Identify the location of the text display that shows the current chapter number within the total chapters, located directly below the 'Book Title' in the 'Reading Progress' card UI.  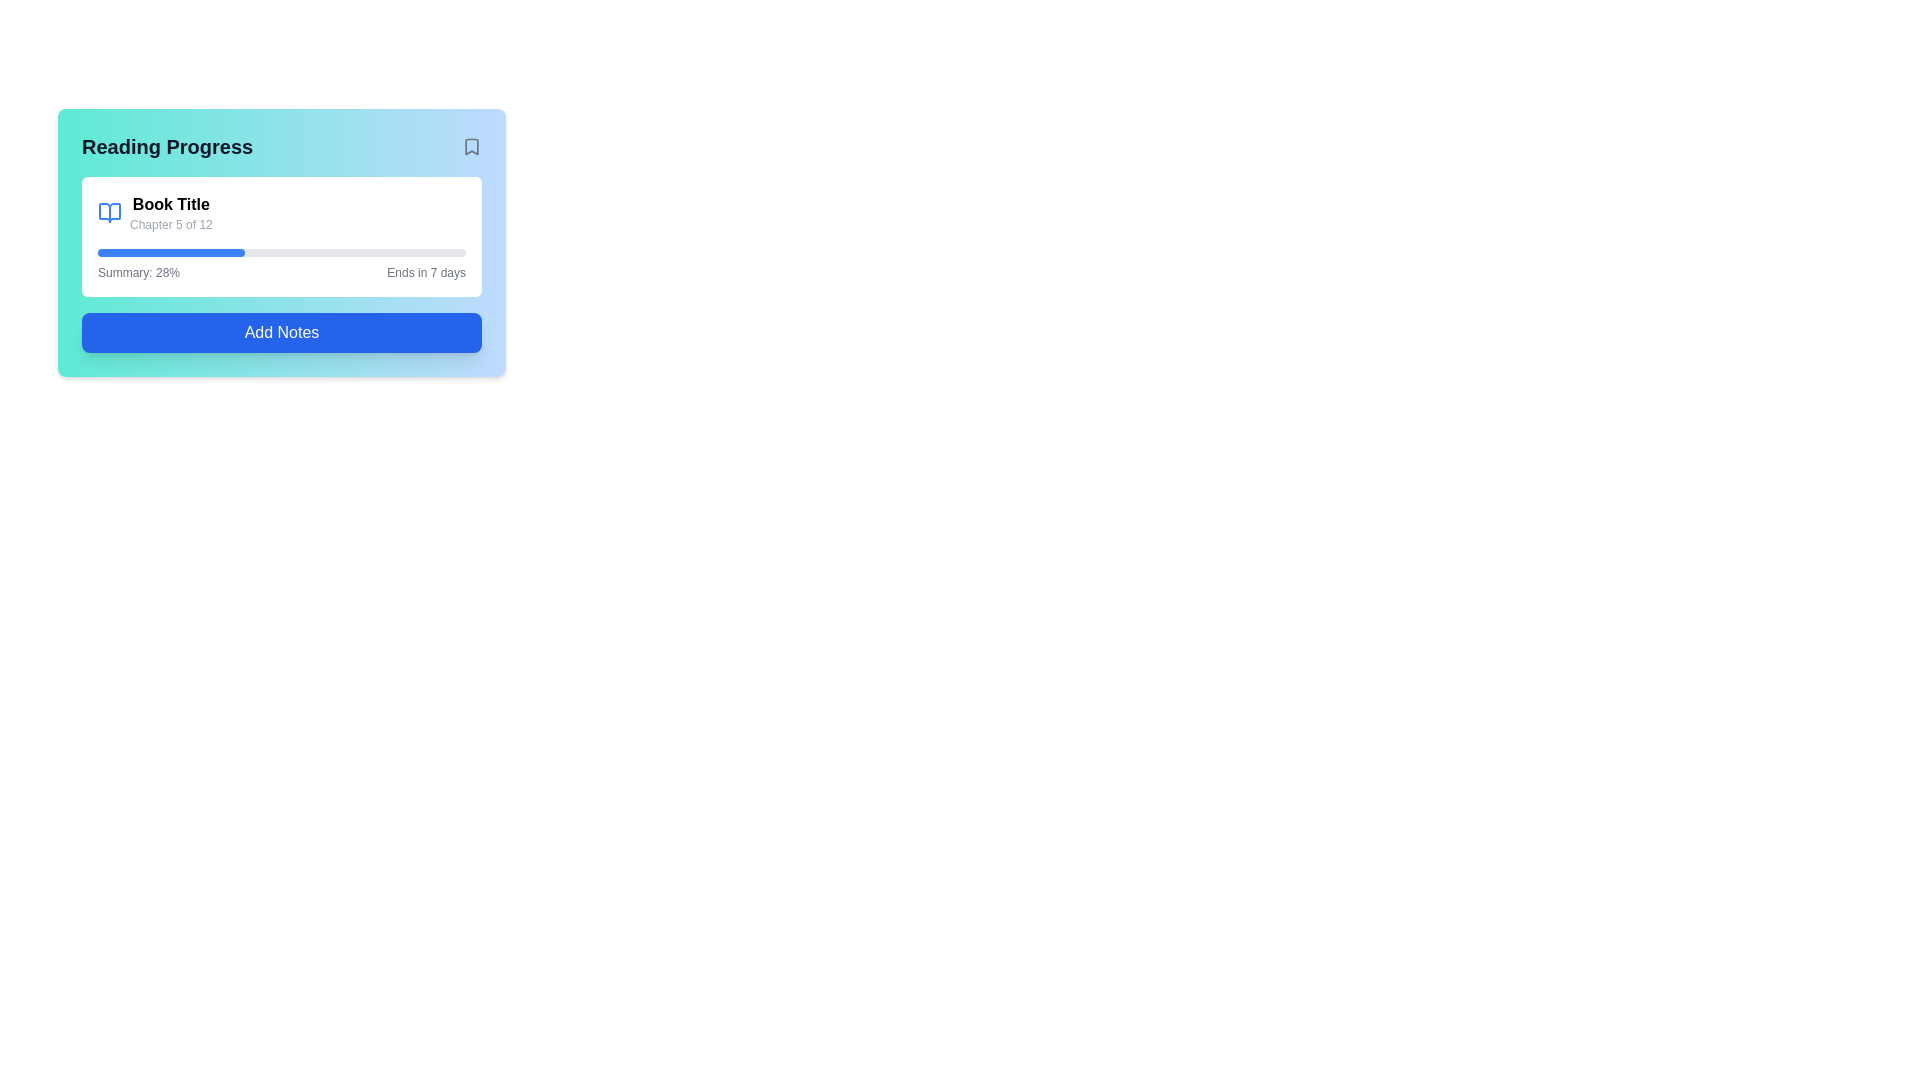
(171, 224).